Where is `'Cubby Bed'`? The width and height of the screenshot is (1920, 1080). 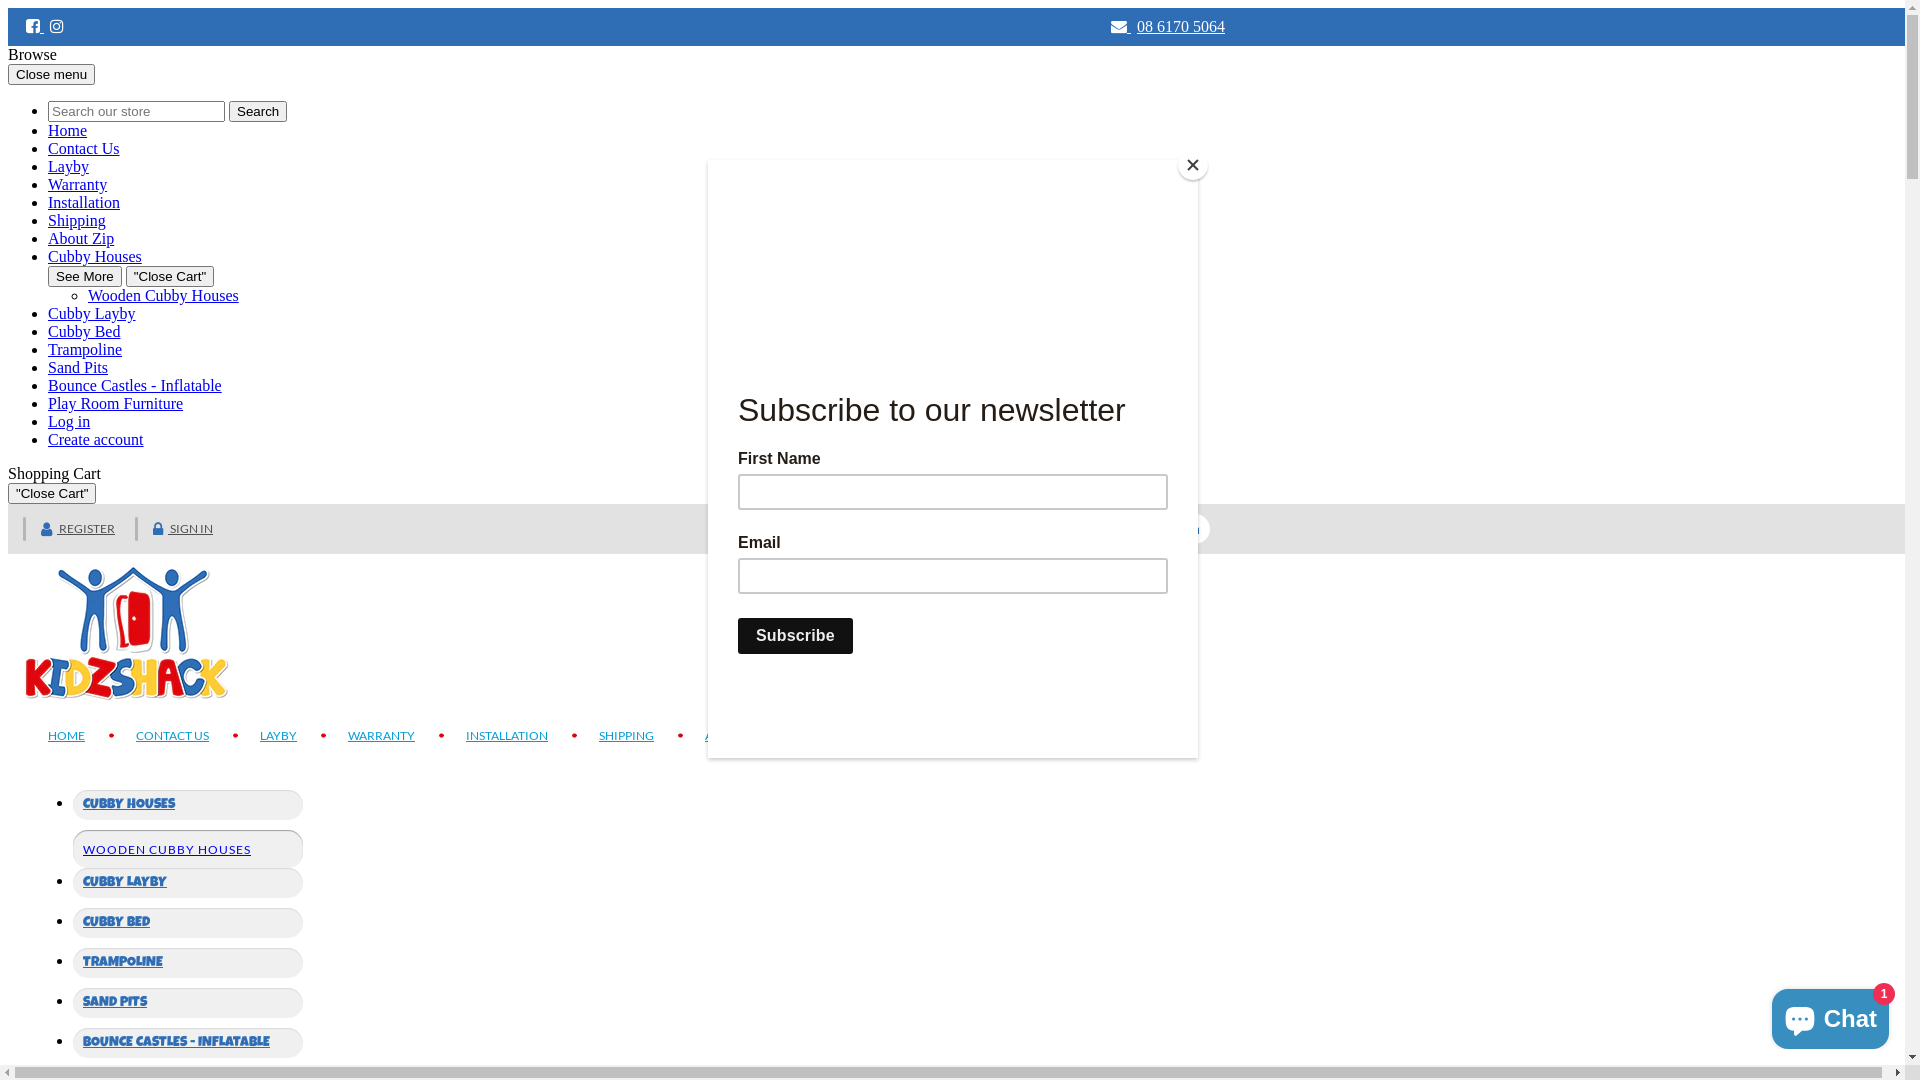 'Cubby Bed' is located at coordinates (82, 330).